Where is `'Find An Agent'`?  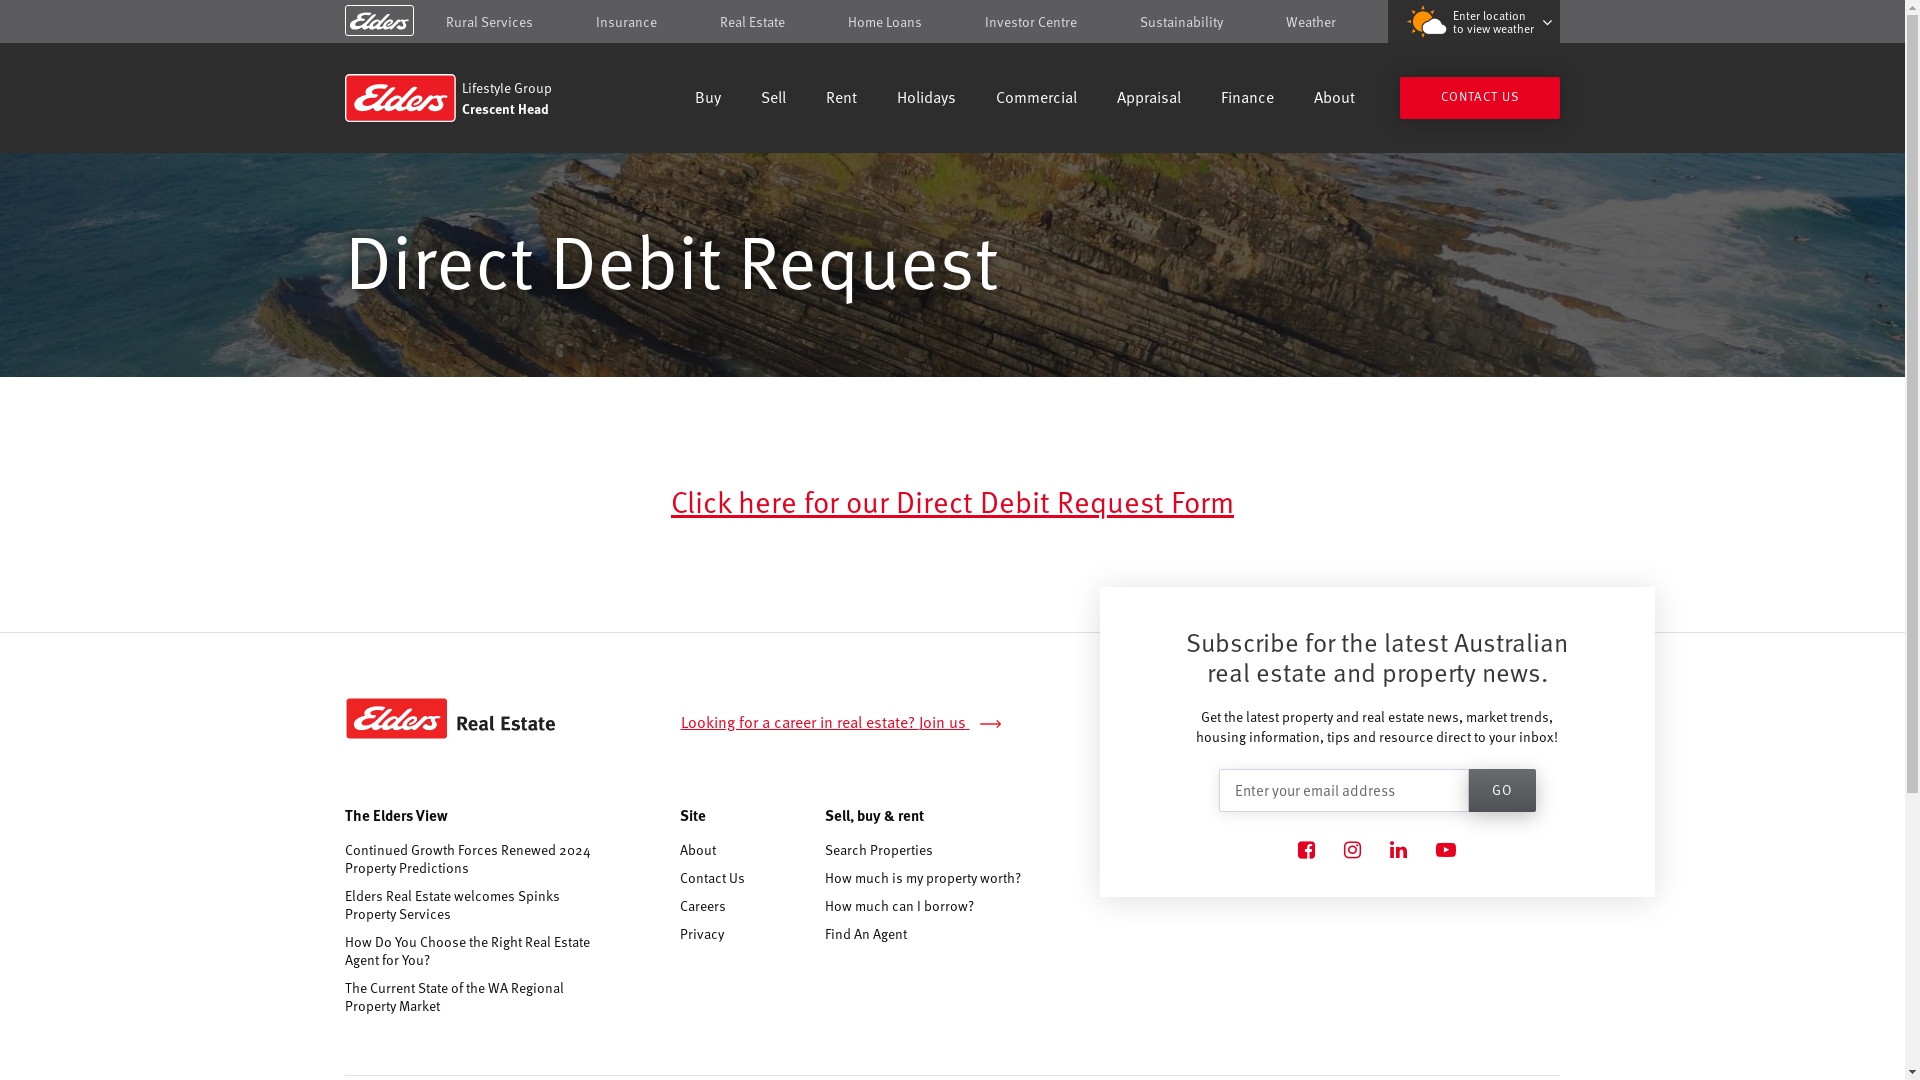
'Find An Agent' is located at coordinates (865, 933).